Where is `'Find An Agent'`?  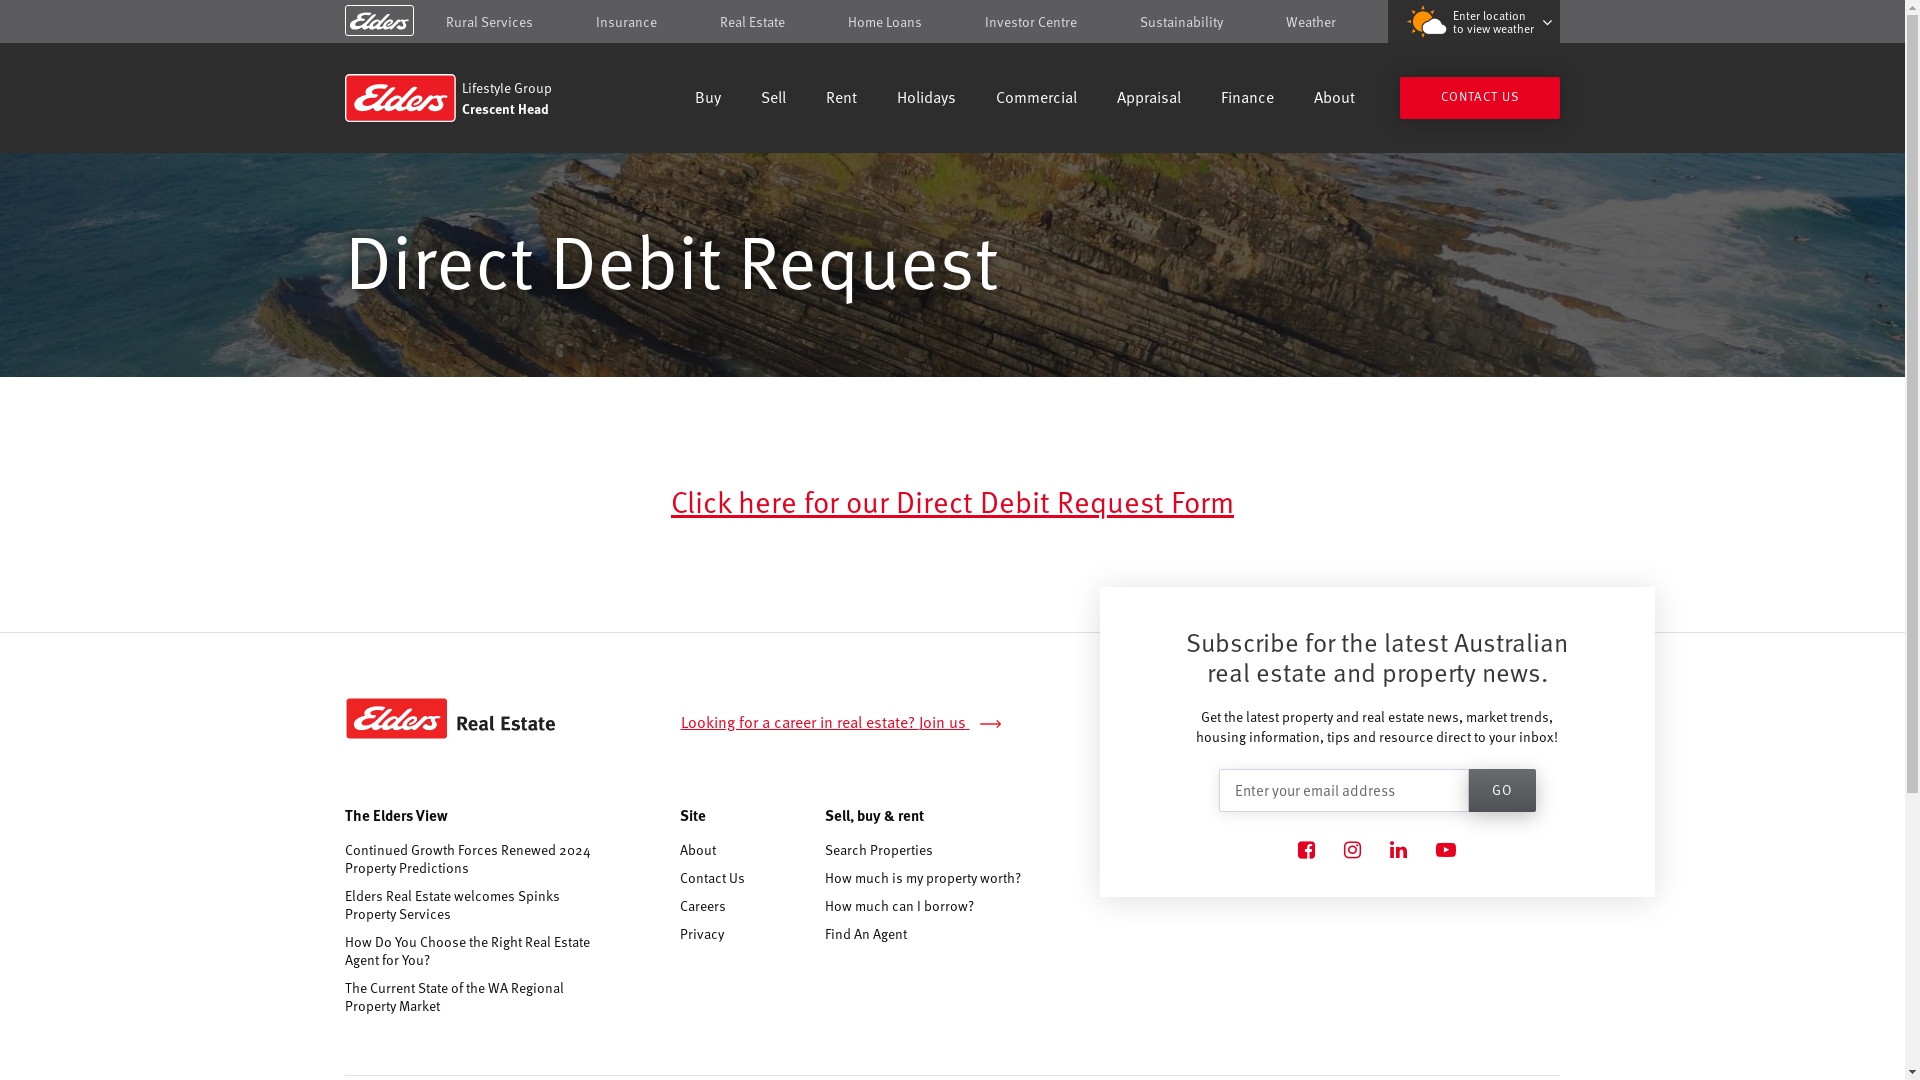
'Find An Agent' is located at coordinates (865, 933).